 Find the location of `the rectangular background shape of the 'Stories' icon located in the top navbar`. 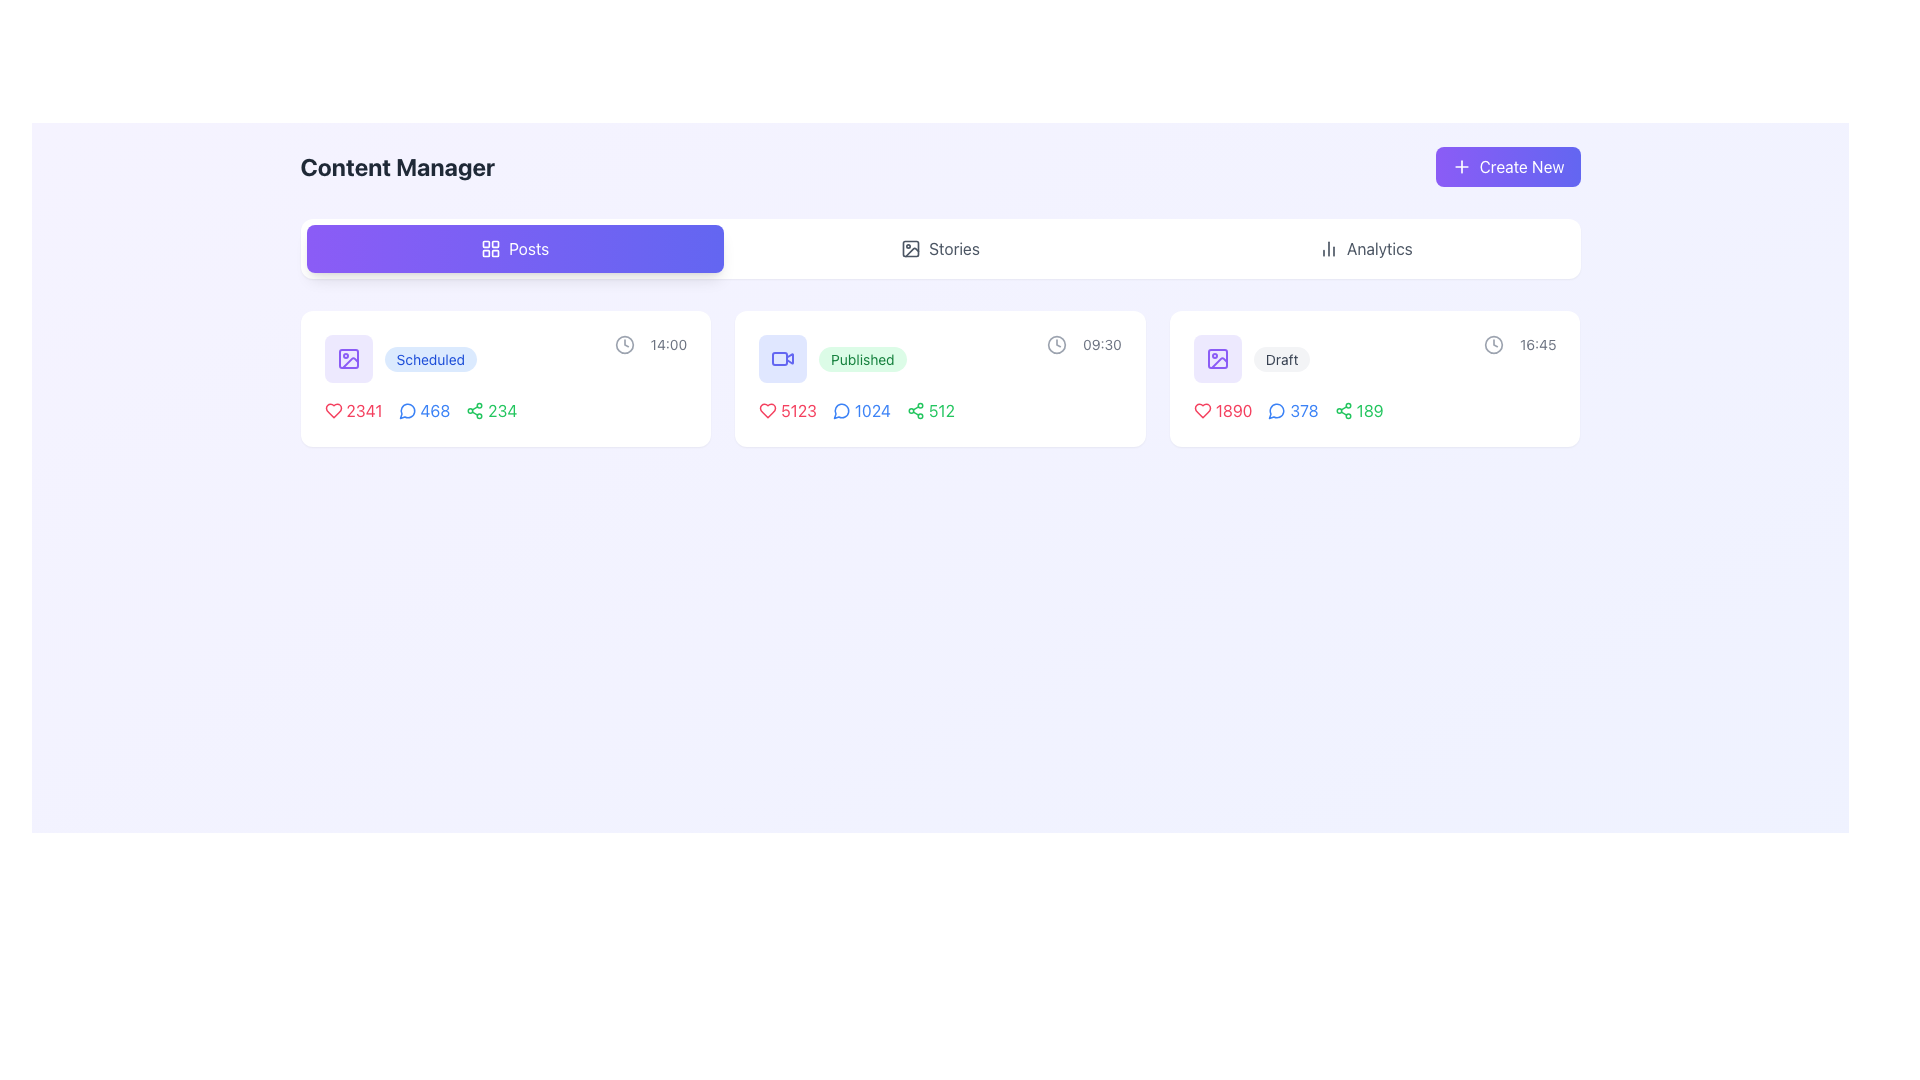

the rectangular background shape of the 'Stories' icon located in the top navbar is located at coordinates (910, 248).